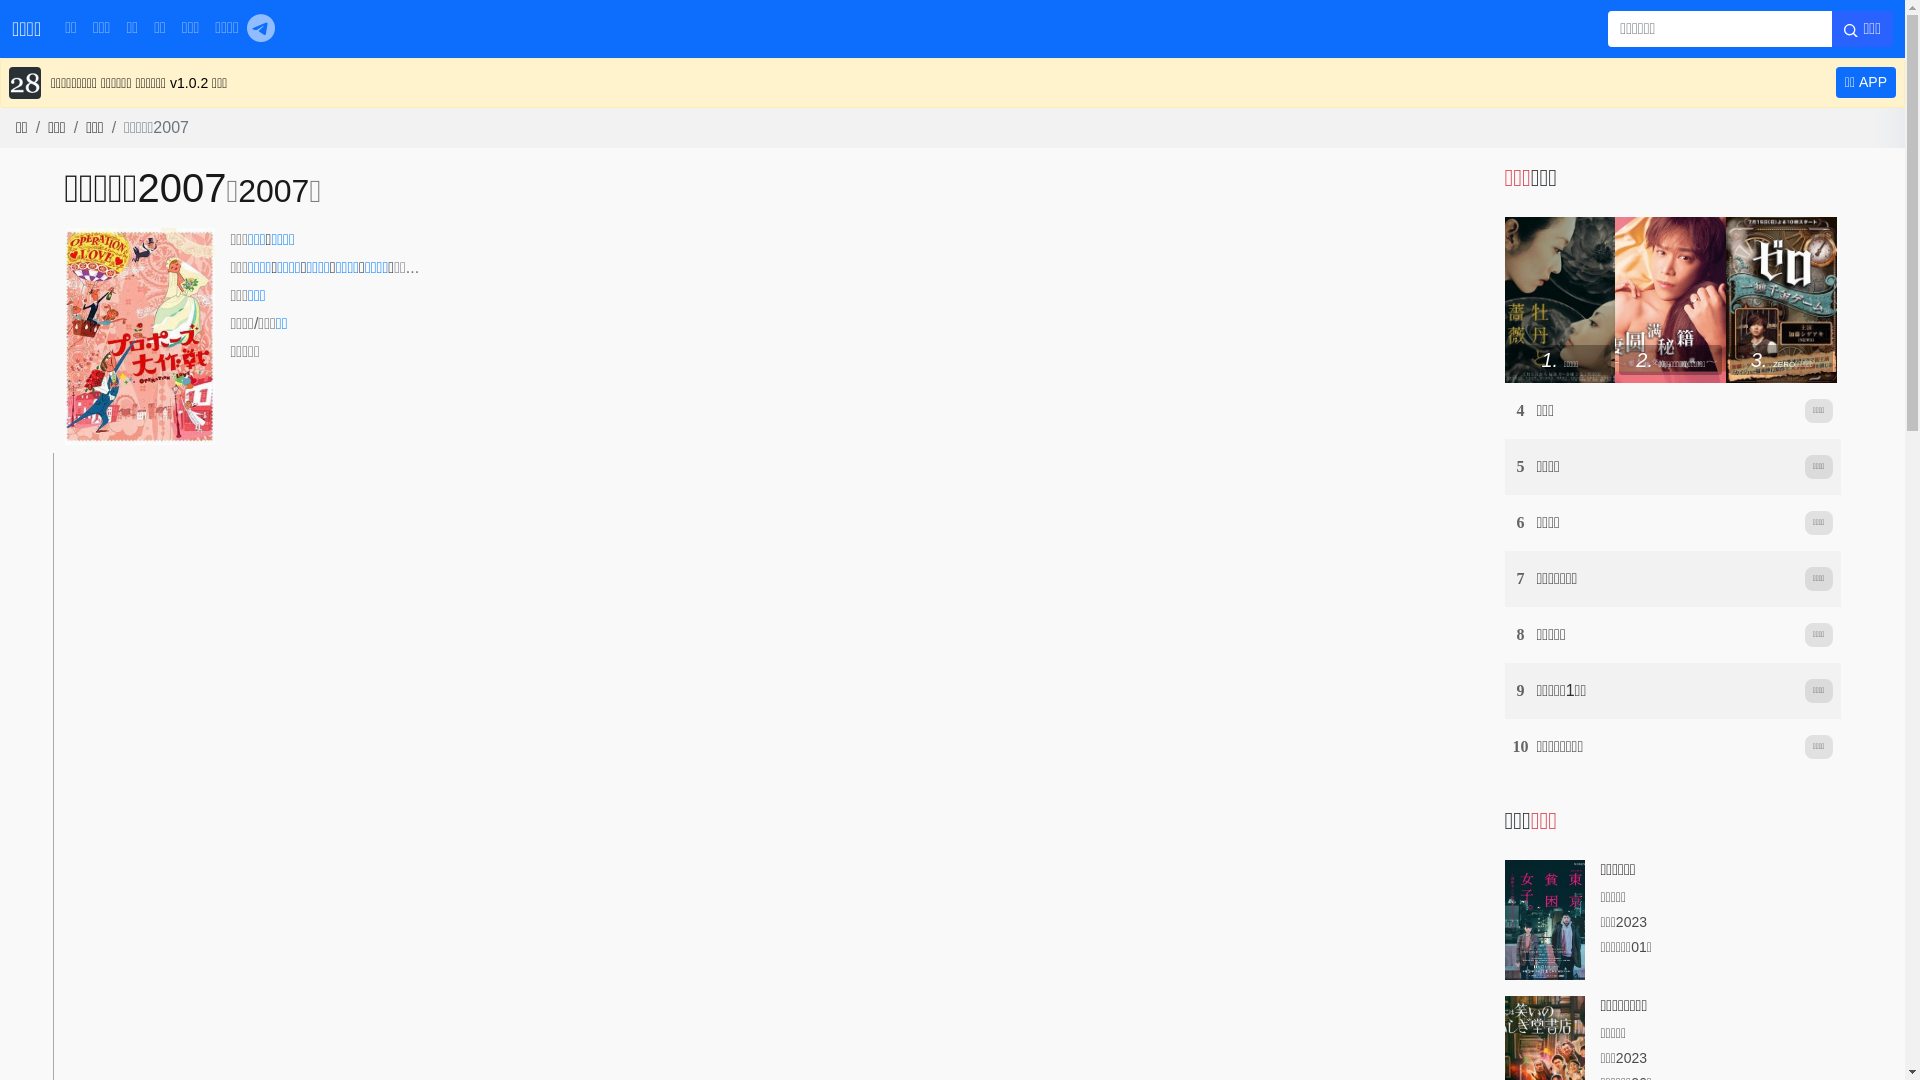  What do you see at coordinates (238, 191) in the screenshot?
I see `'2007'` at bounding box center [238, 191].